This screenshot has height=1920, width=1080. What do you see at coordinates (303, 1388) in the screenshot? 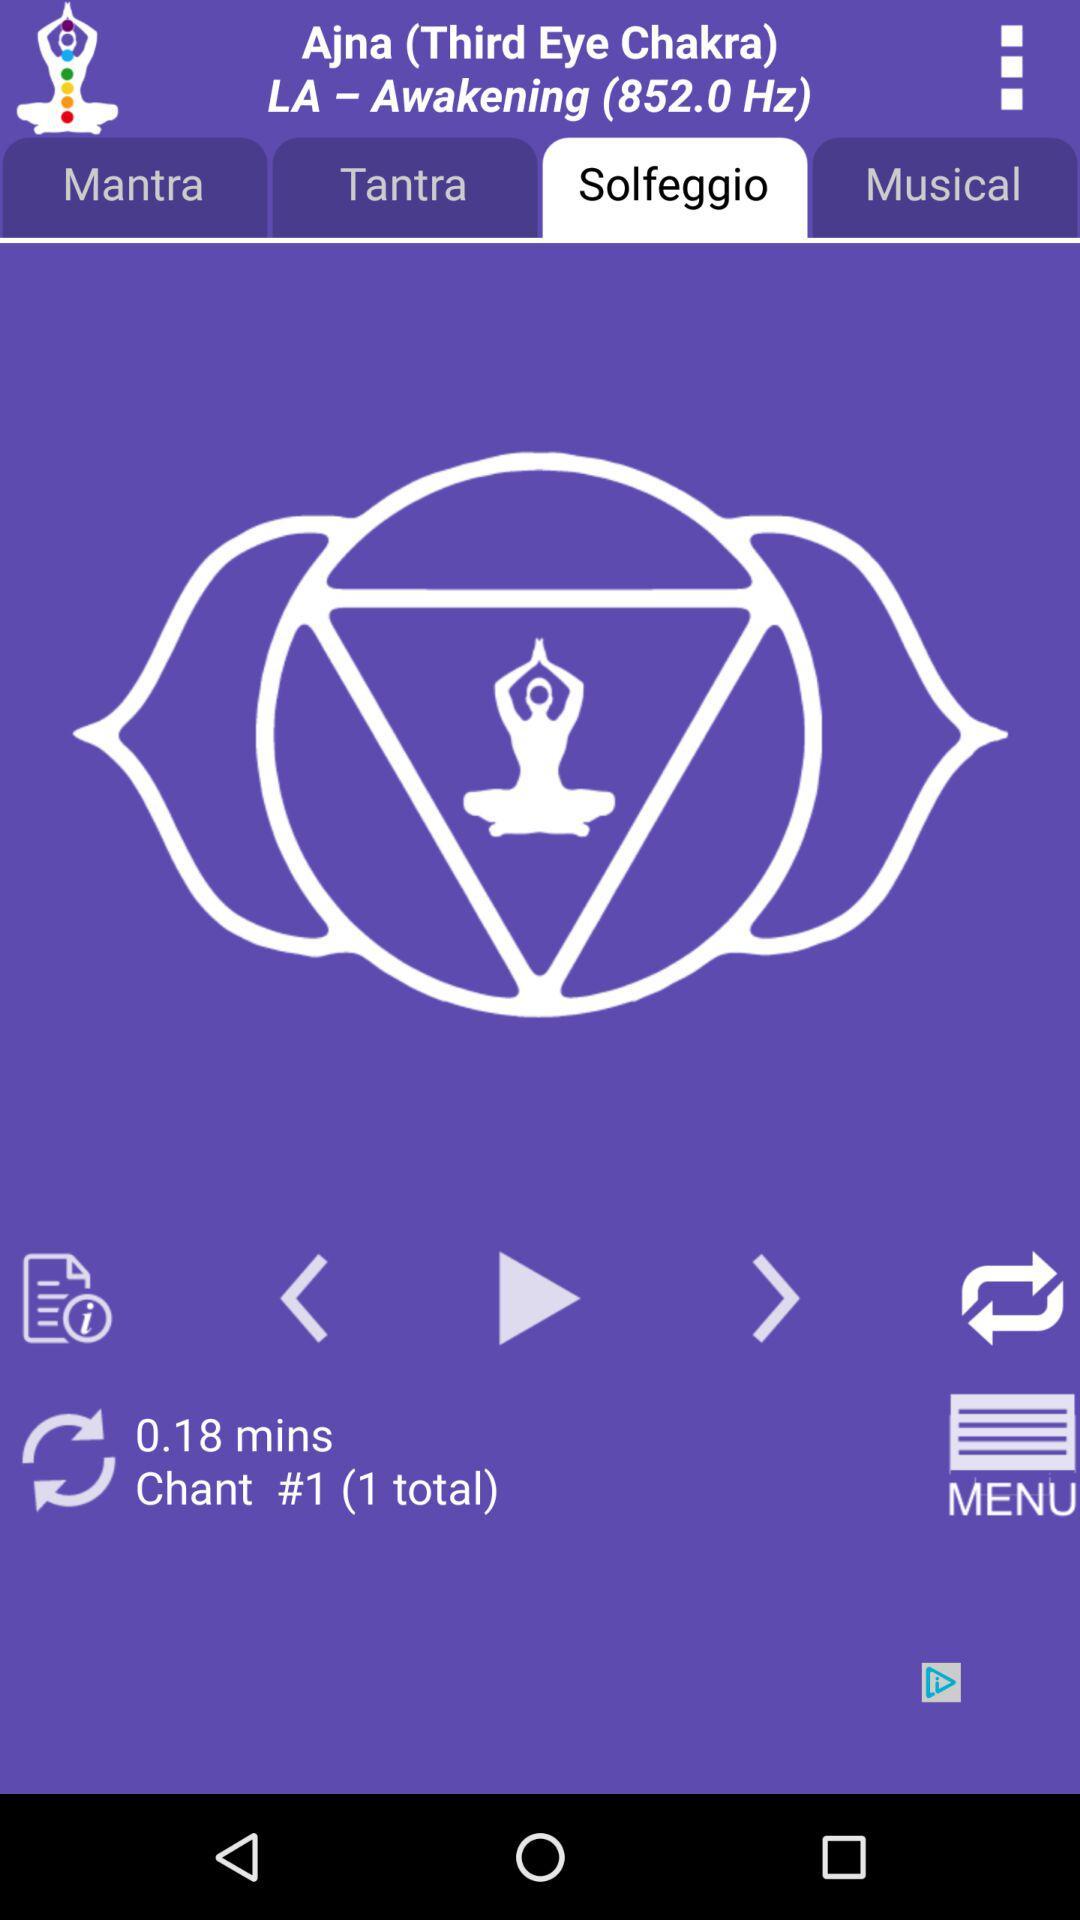
I see `the arrow_backward icon` at bounding box center [303, 1388].